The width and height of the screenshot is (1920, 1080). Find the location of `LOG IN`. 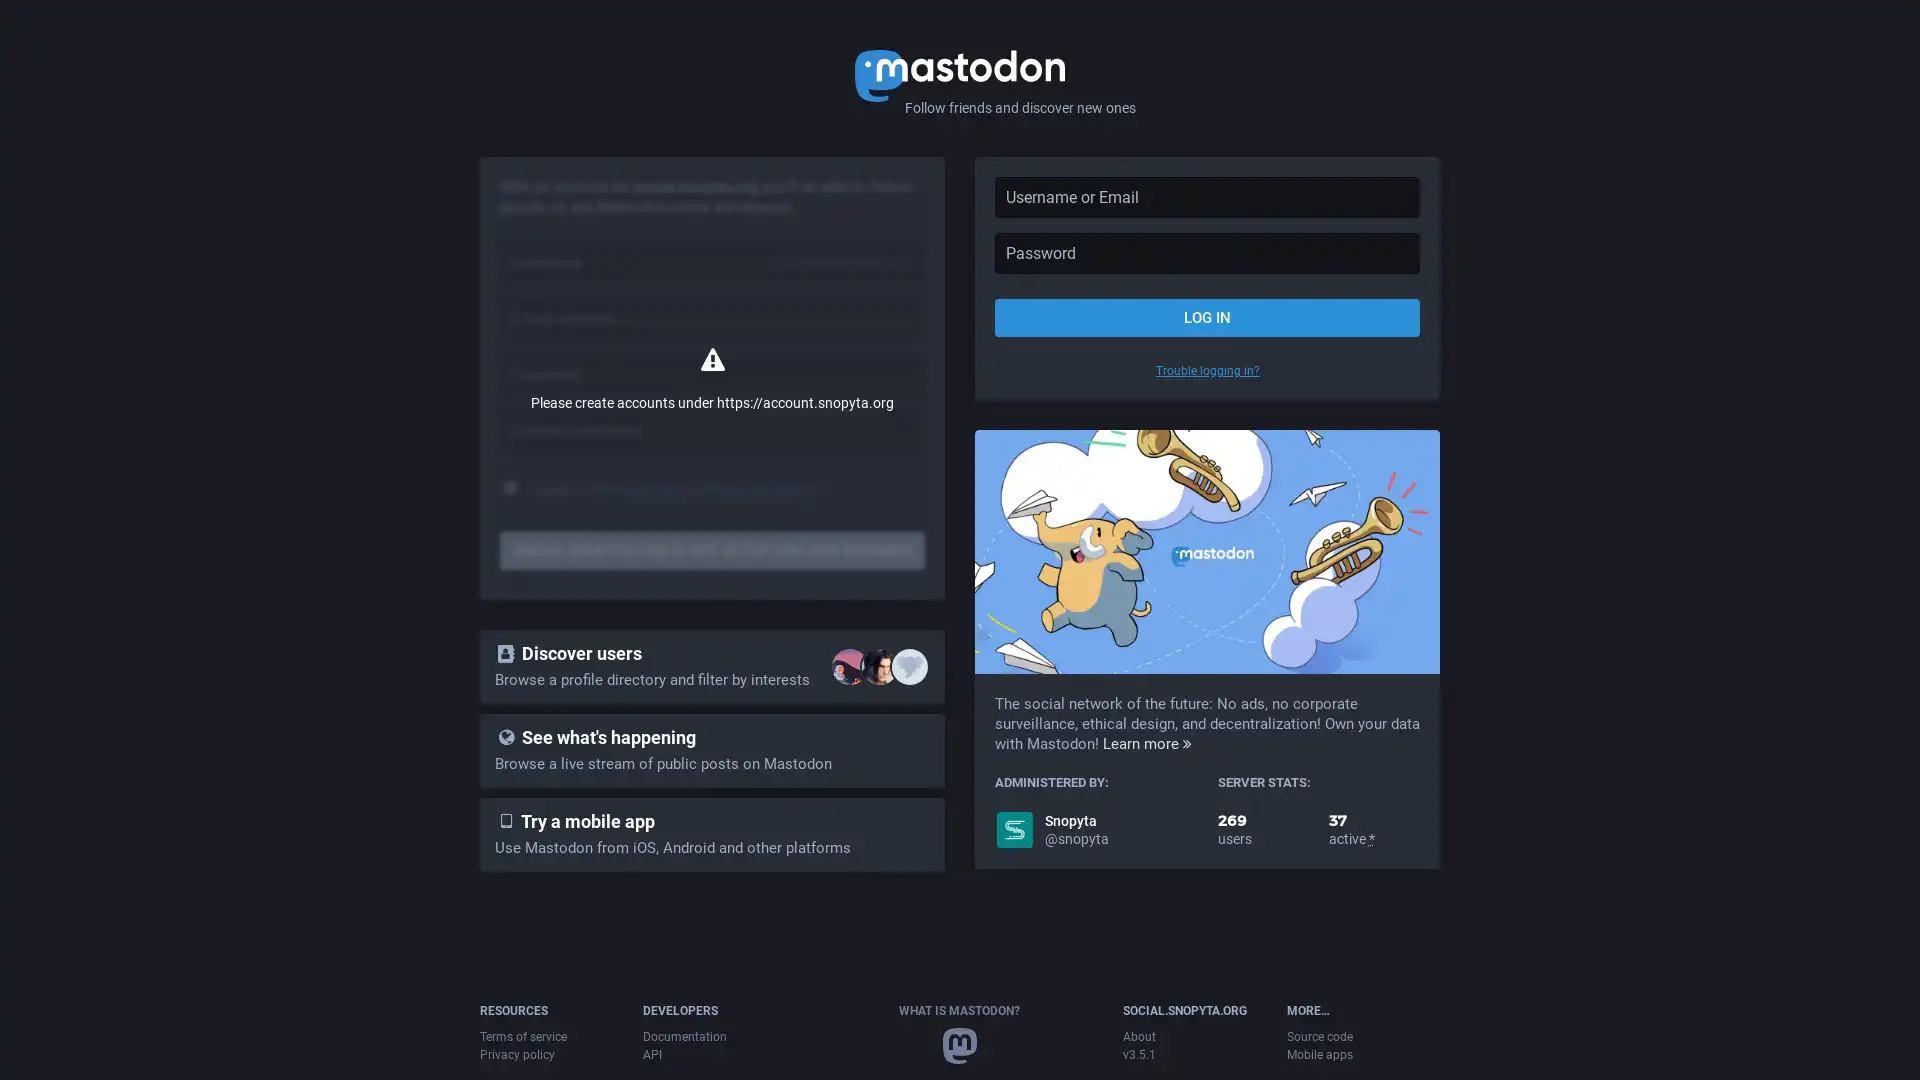

LOG IN is located at coordinates (1206, 316).